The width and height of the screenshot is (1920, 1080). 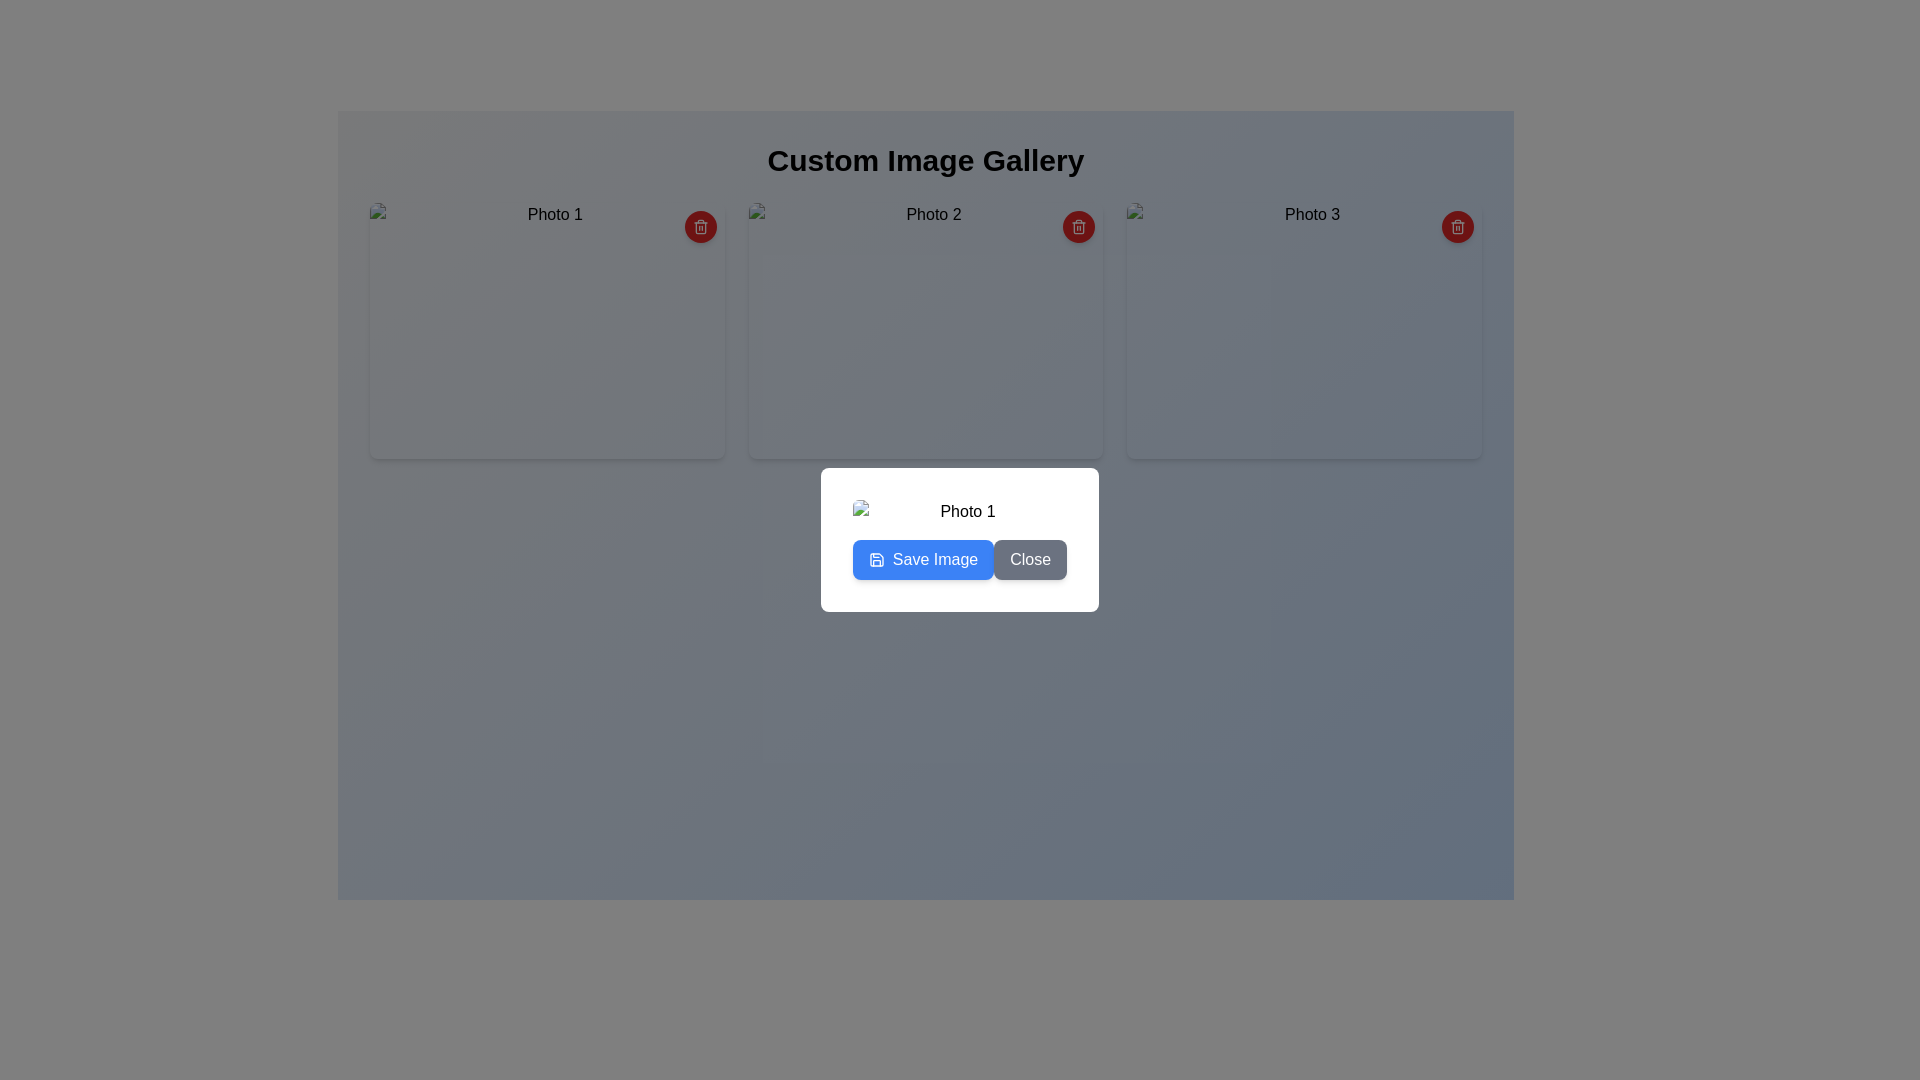 What do you see at coordinates (1078, 226) in the screenshot?
I see `the trash can icon located at the top-right corner of the image card labeled 'Photo 2'` at bounding box center [1078, 226].